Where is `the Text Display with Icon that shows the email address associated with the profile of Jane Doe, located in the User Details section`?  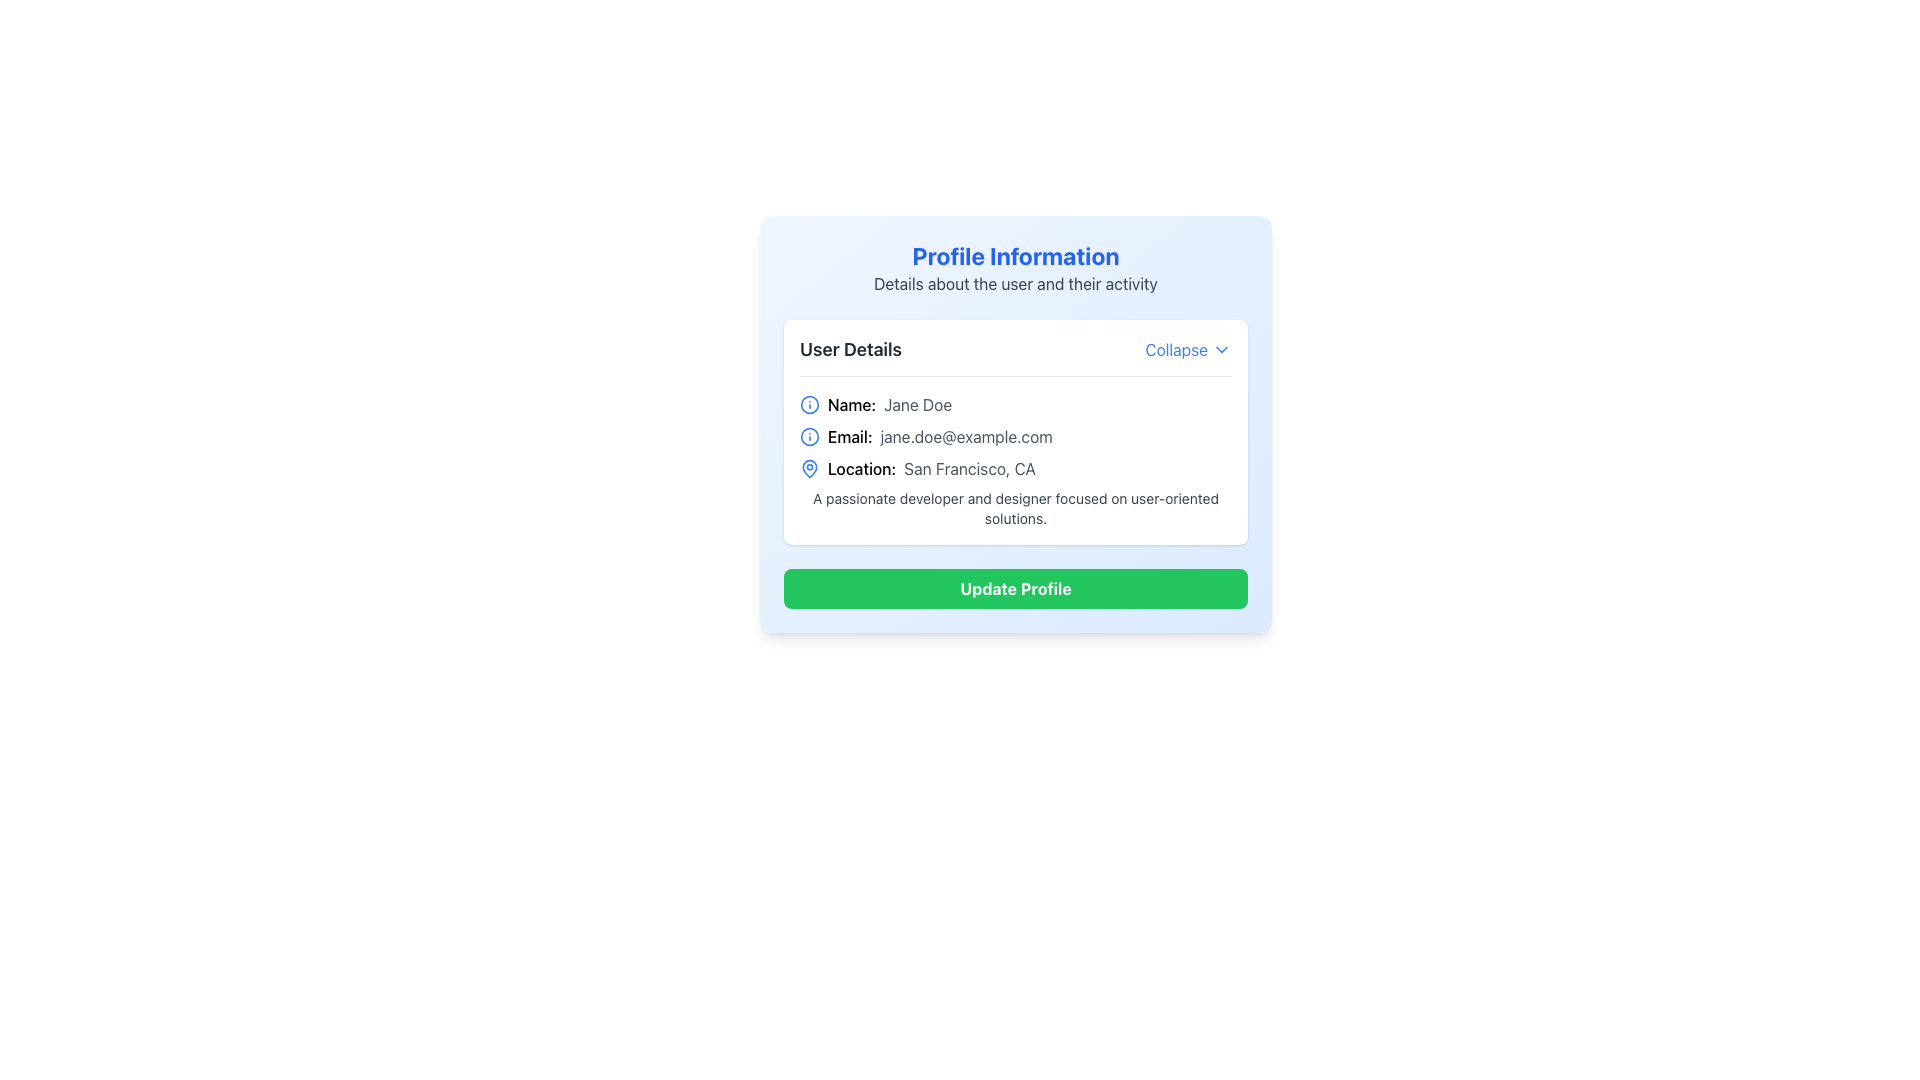
the Text Display with Icon that shows the email address associated with the profile of Jane Doe, located in the User Details section is located at coordinates (1016, 435).